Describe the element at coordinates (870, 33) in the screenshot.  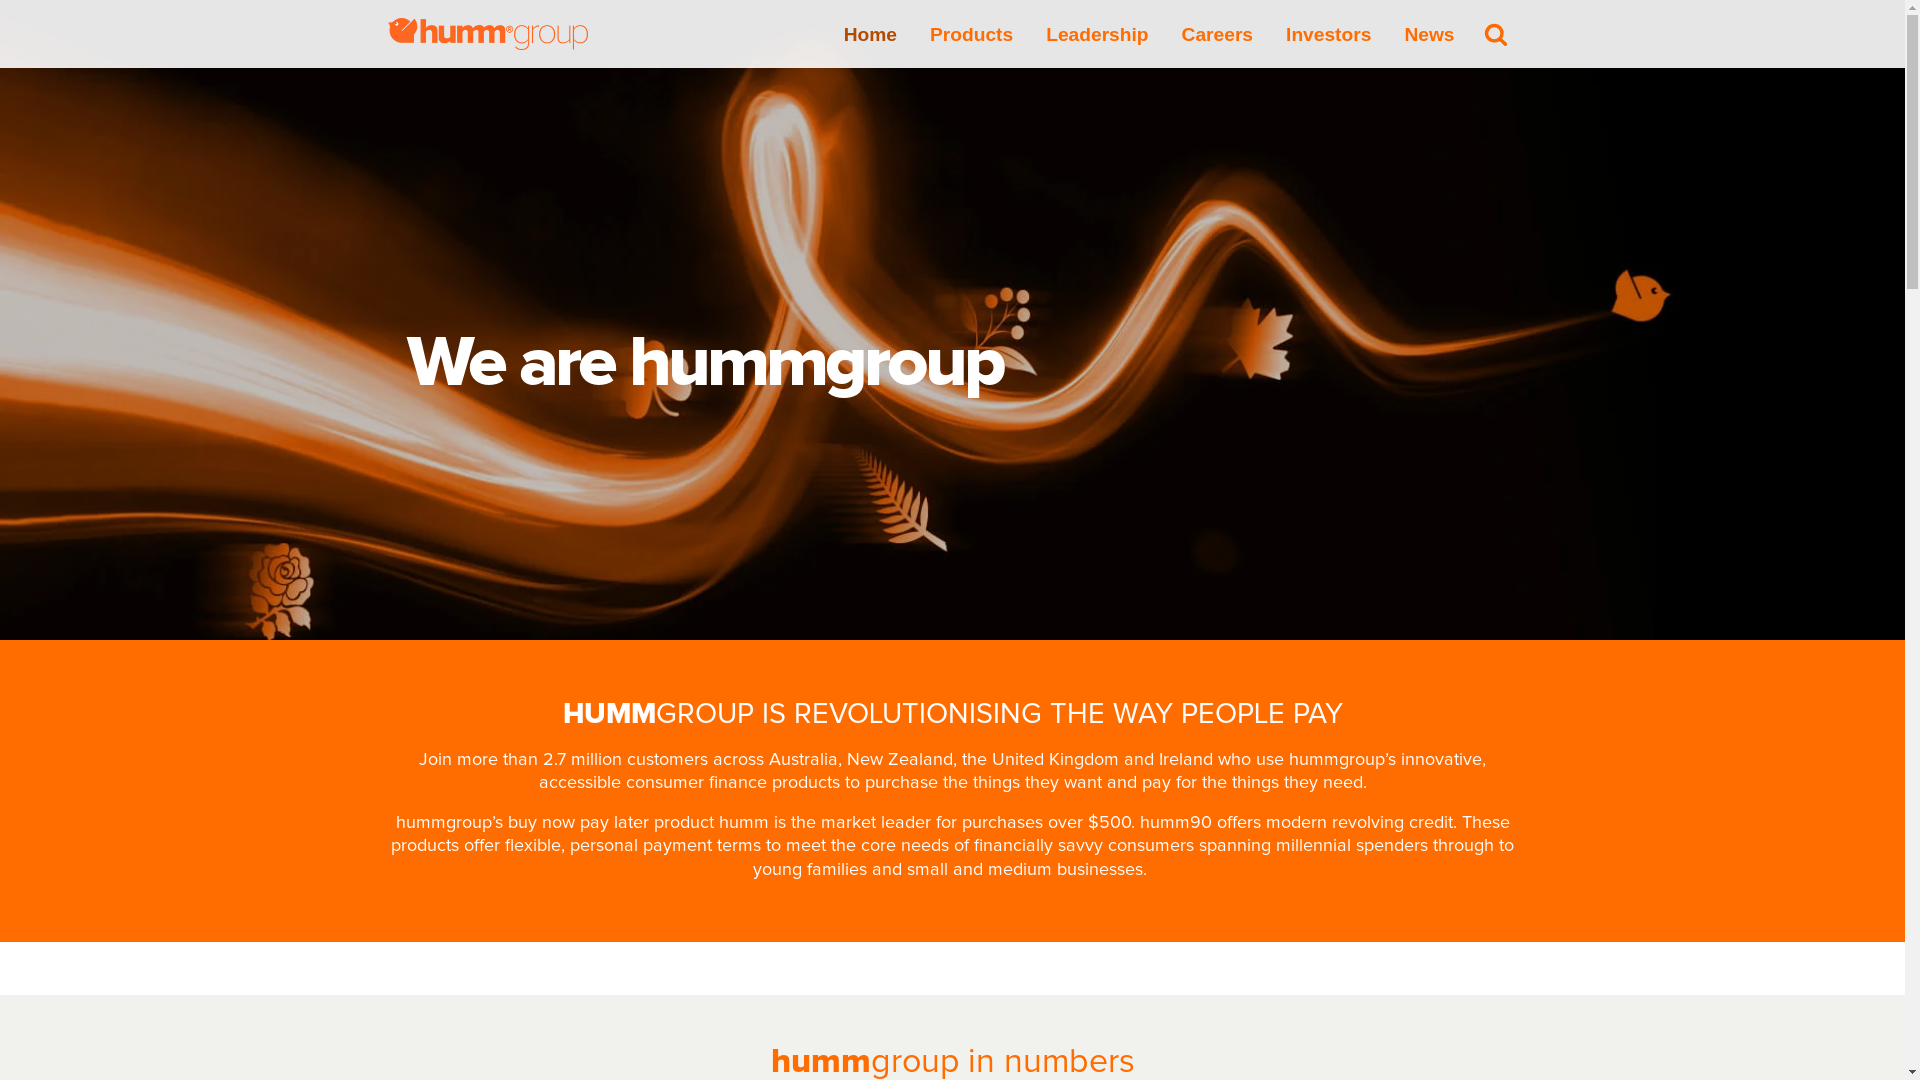
I see `'Home'` at that location.